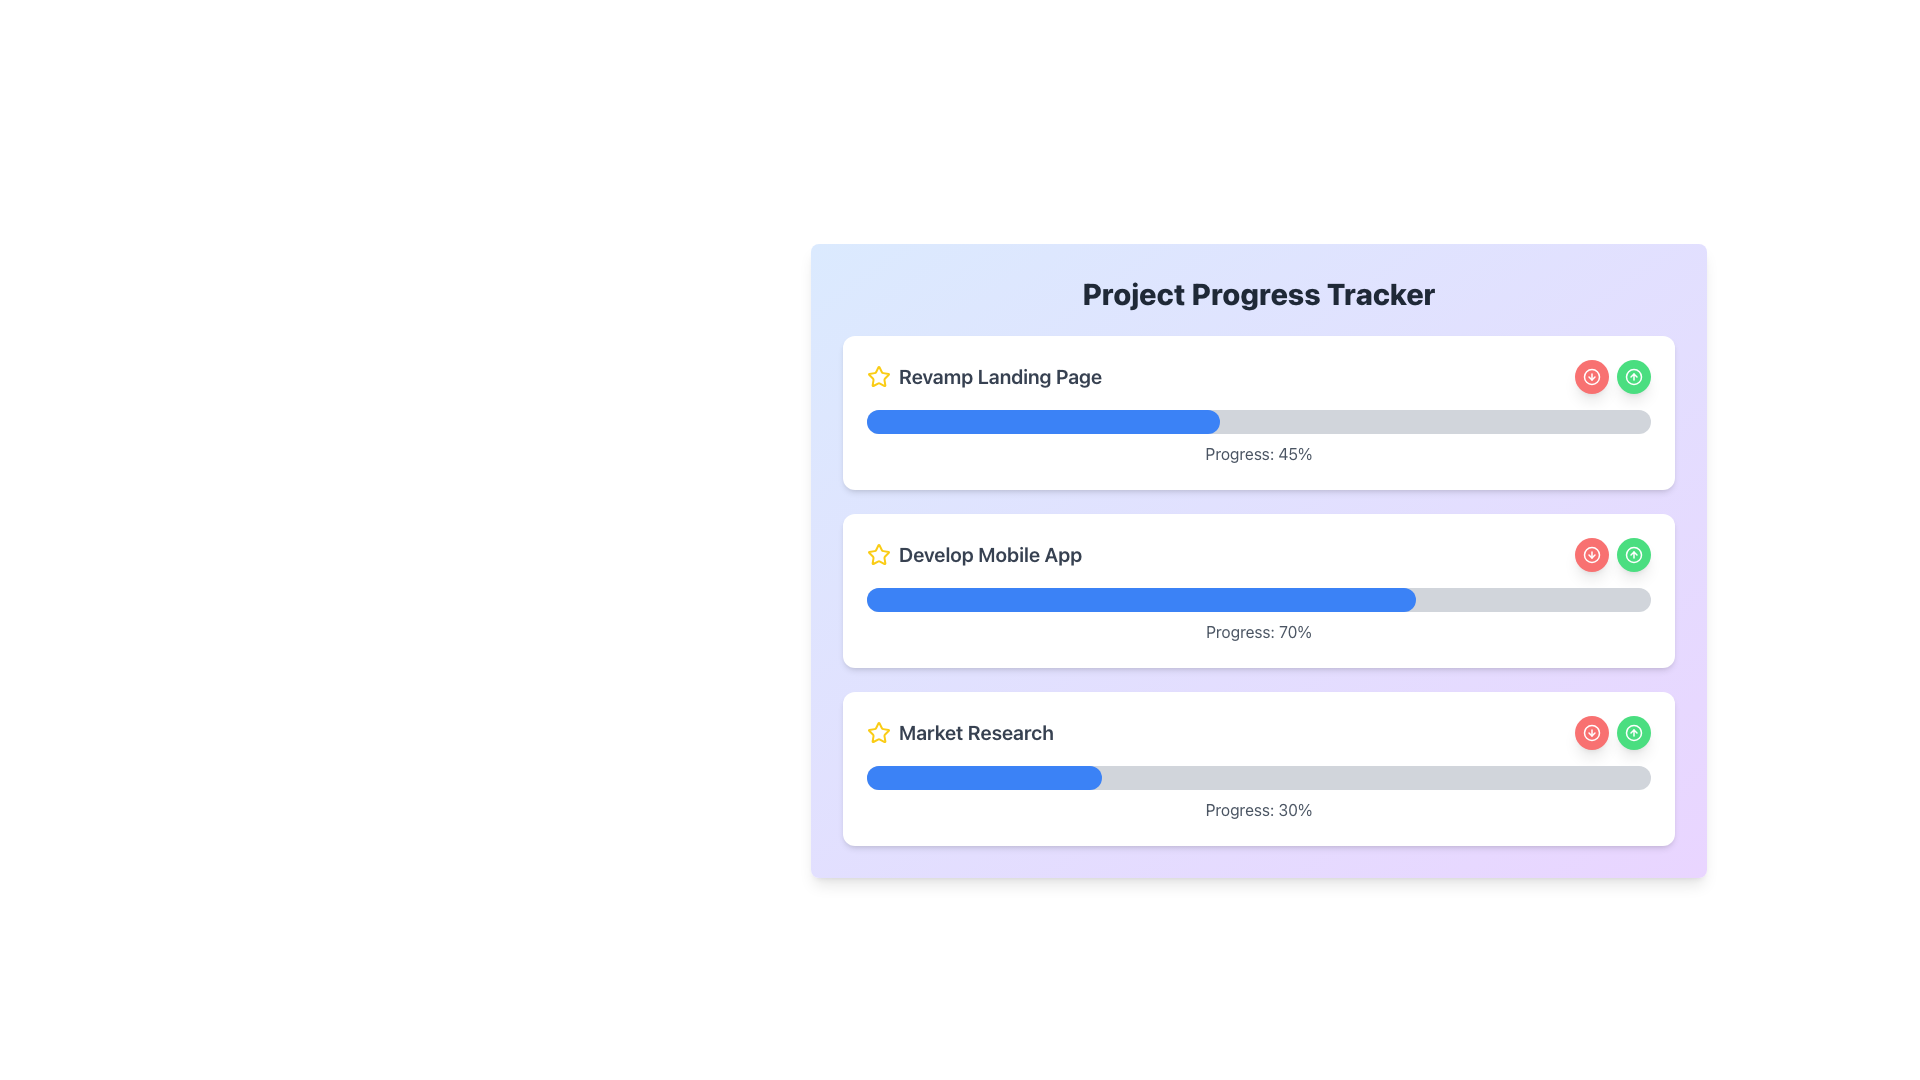 The image size is (1920, 1080). What do you see at coordinates (878, 732) in the screenshot?
I see `the star-shaped icon with a golden-yellow outline located to the left of the 'Market Research' text` at bounding box center [878, 732].